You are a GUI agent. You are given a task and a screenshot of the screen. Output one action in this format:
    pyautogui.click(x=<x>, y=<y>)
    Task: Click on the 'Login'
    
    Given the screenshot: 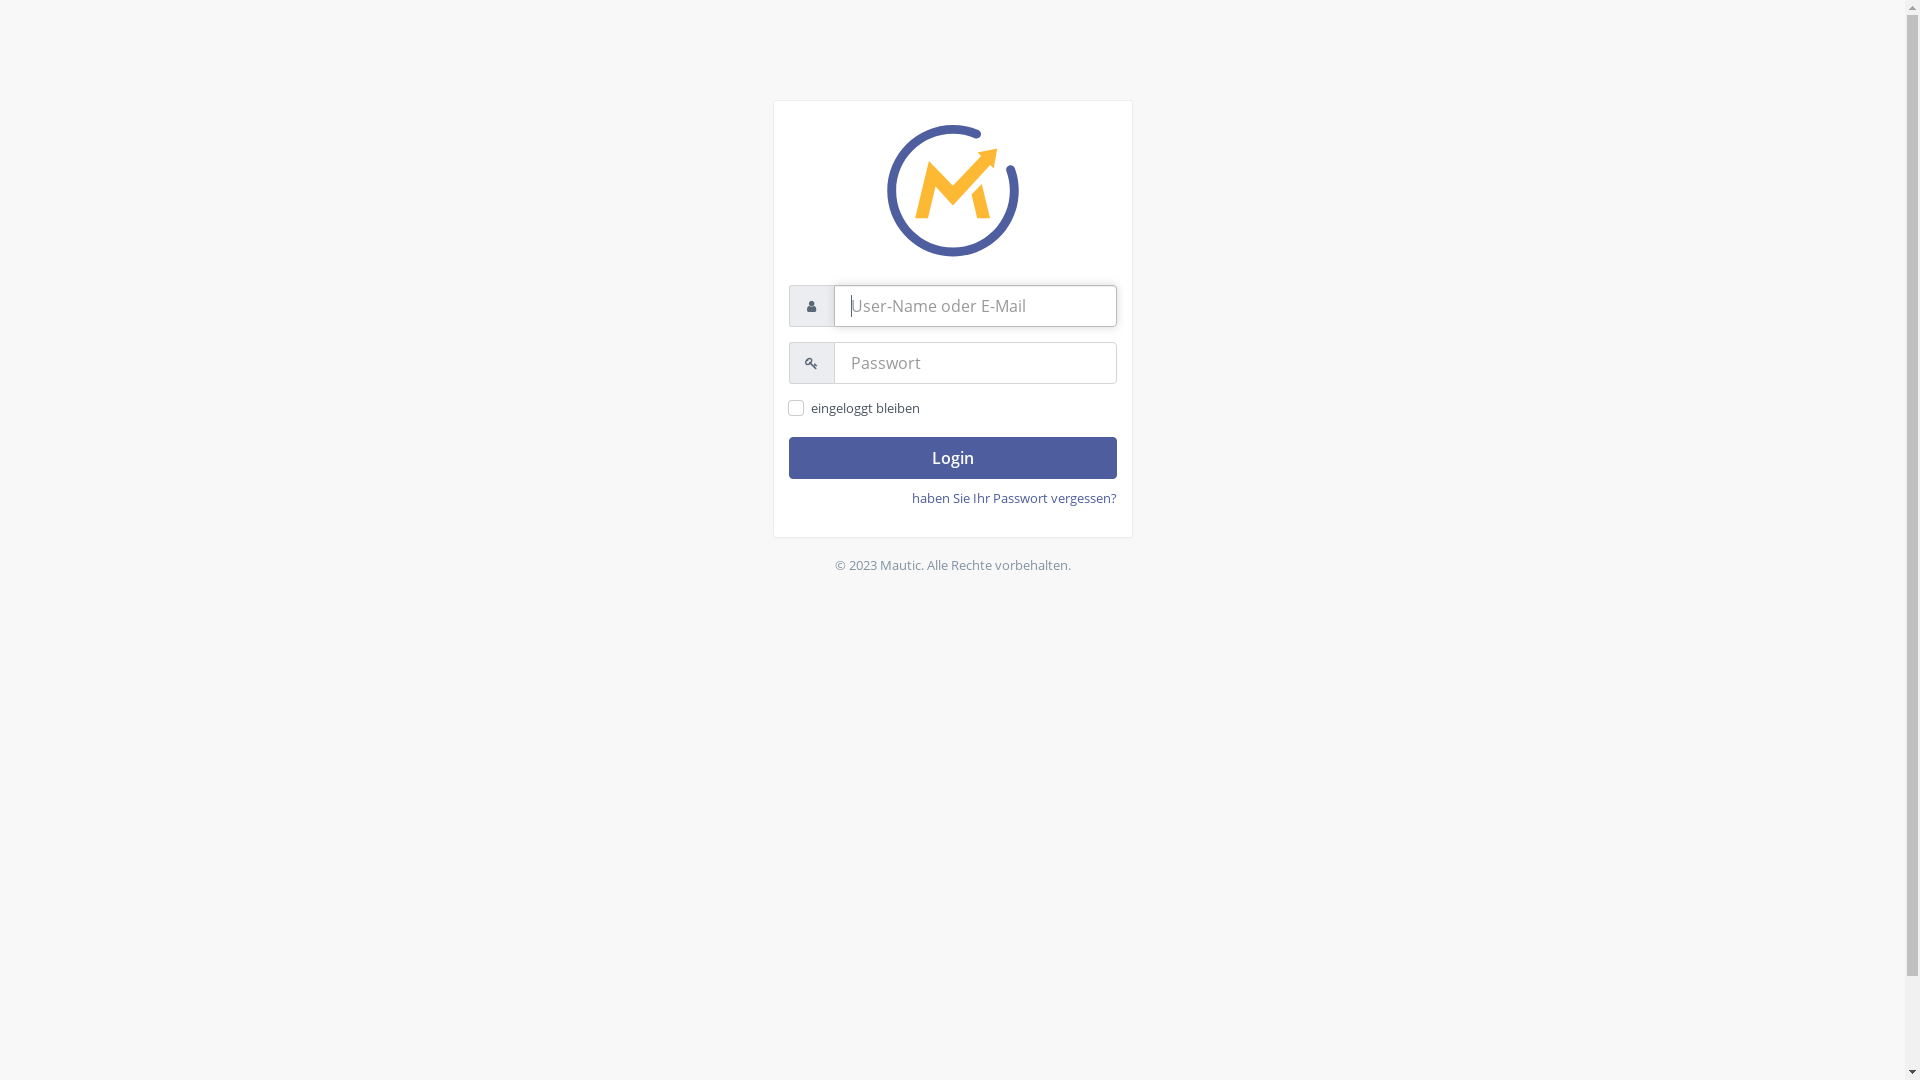 What is the action you would take?
    pyautogui.click(x=950, y=458)
    